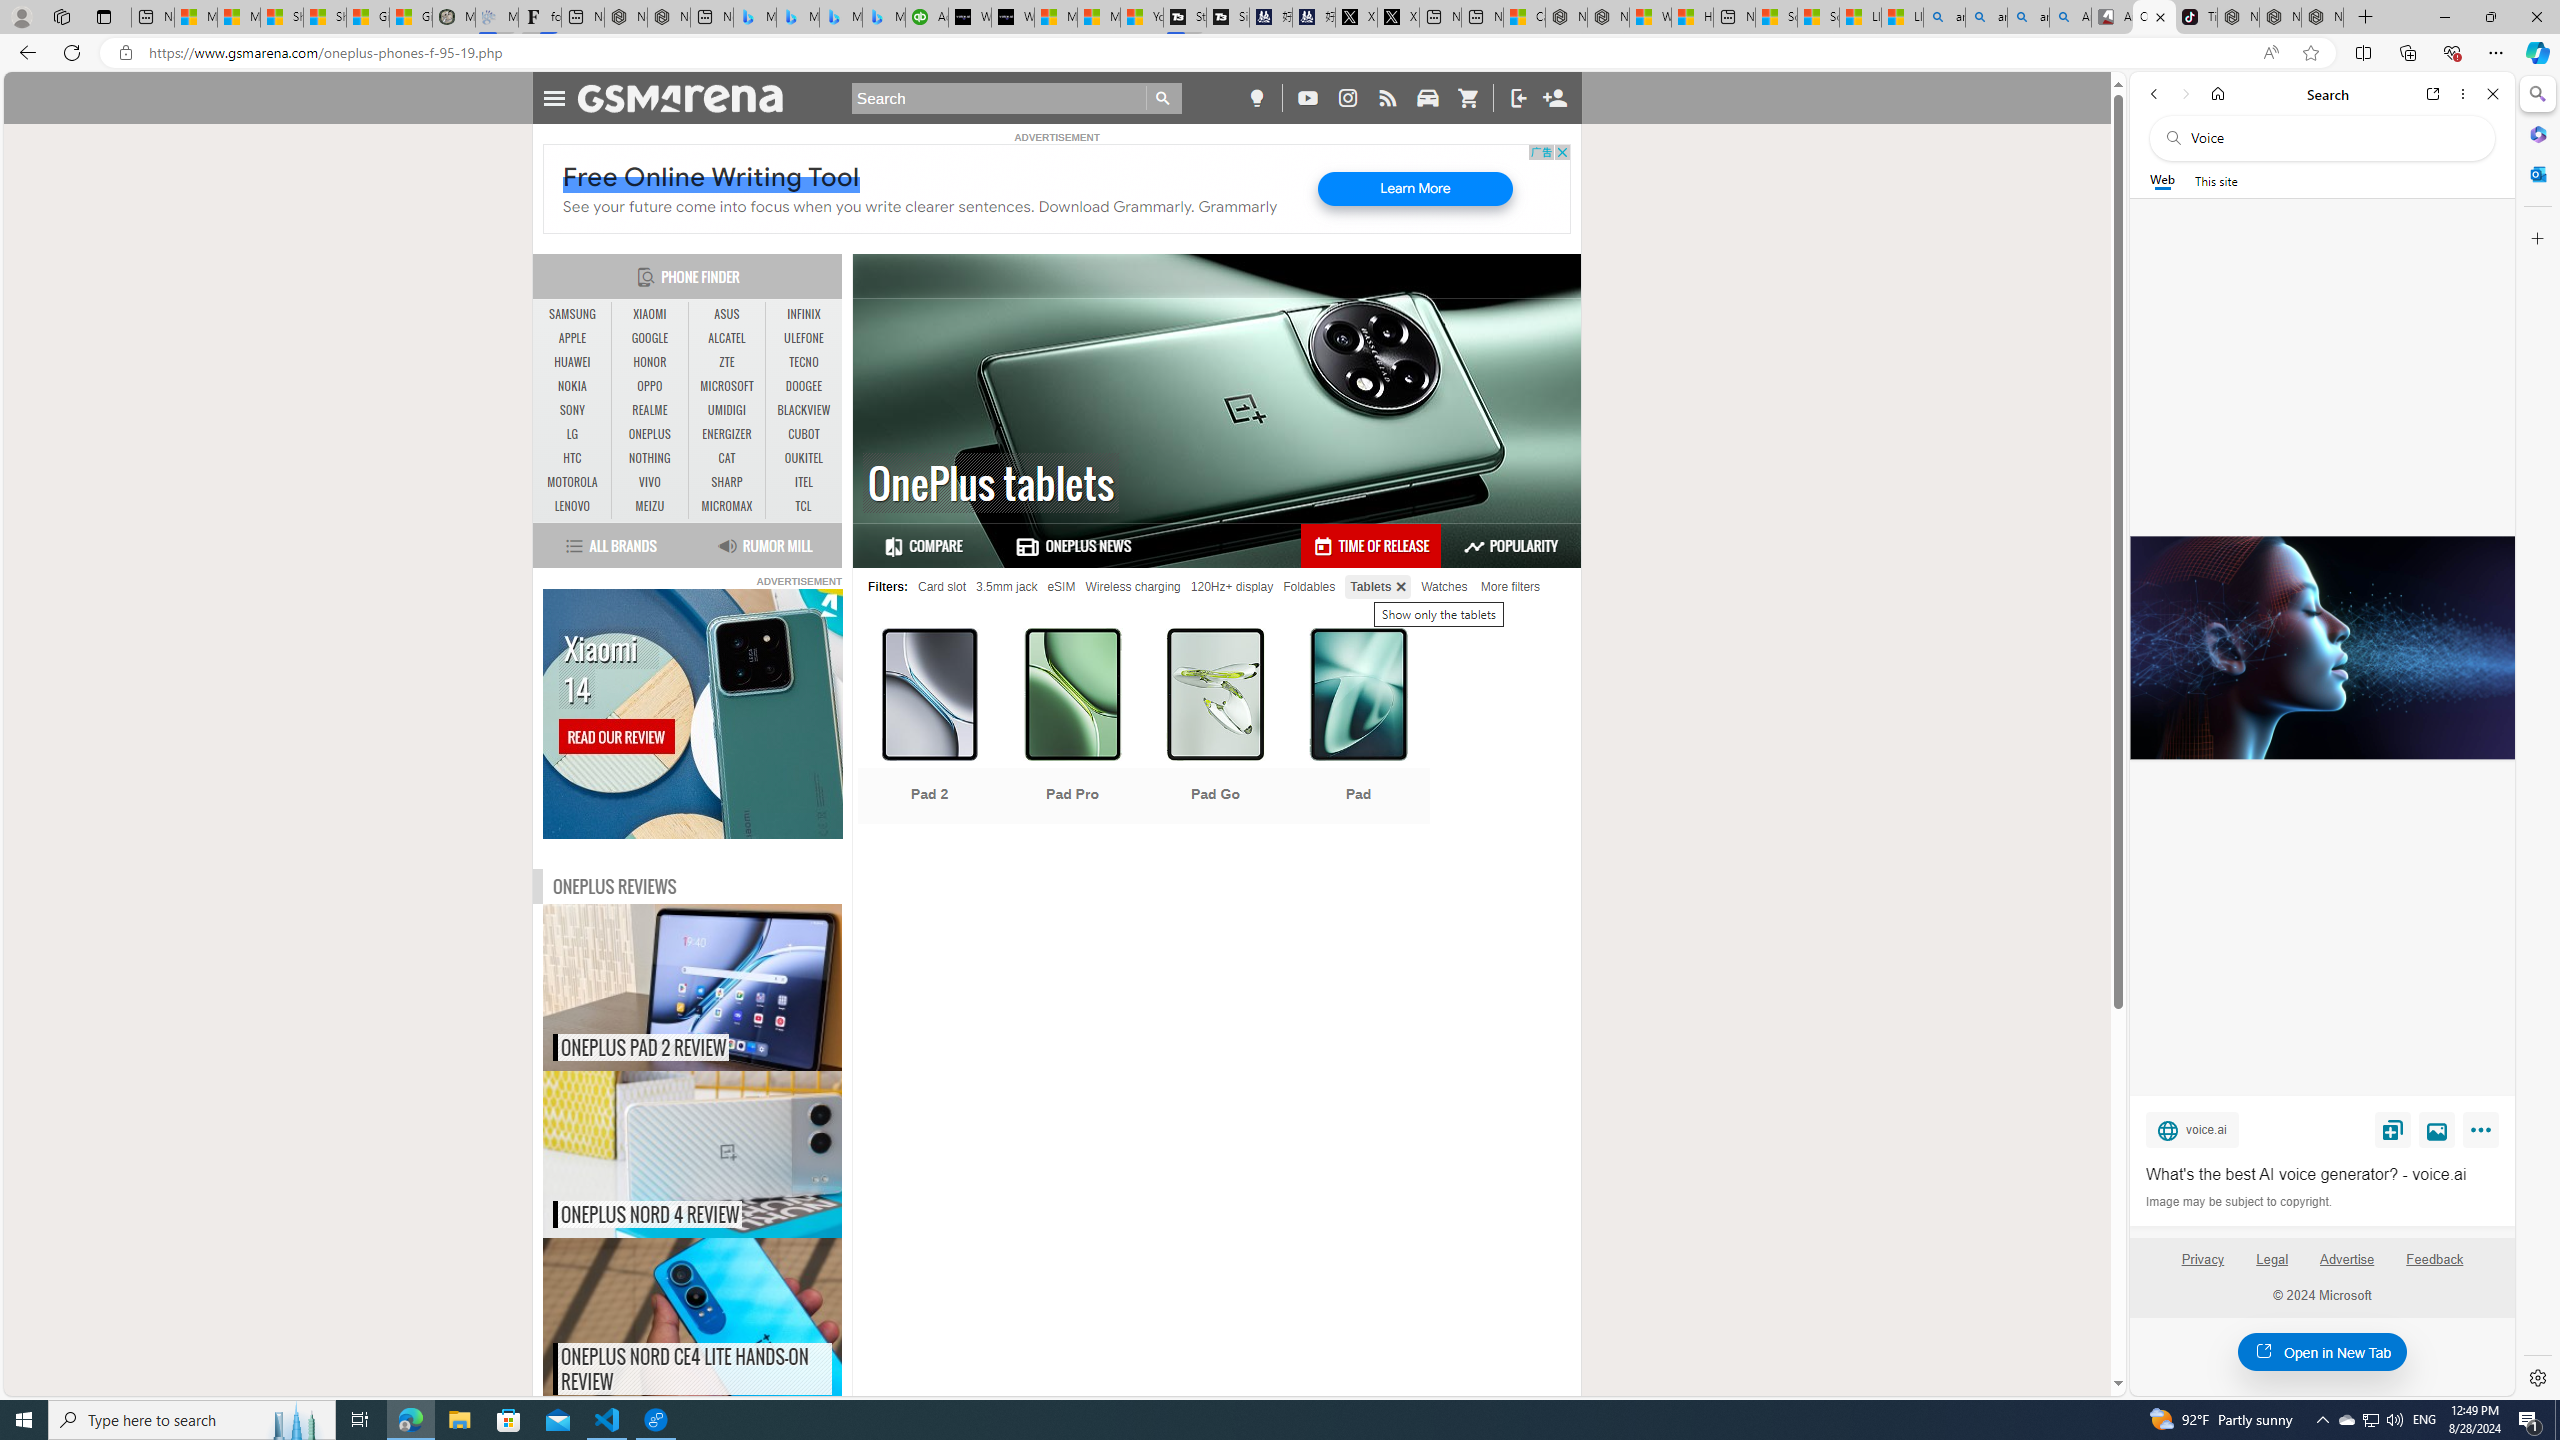 This screenshot has width=2560, height=1440. Describe the element at coordinates (803, 482) in the screenshot. I see `'ITEL'` at that location.